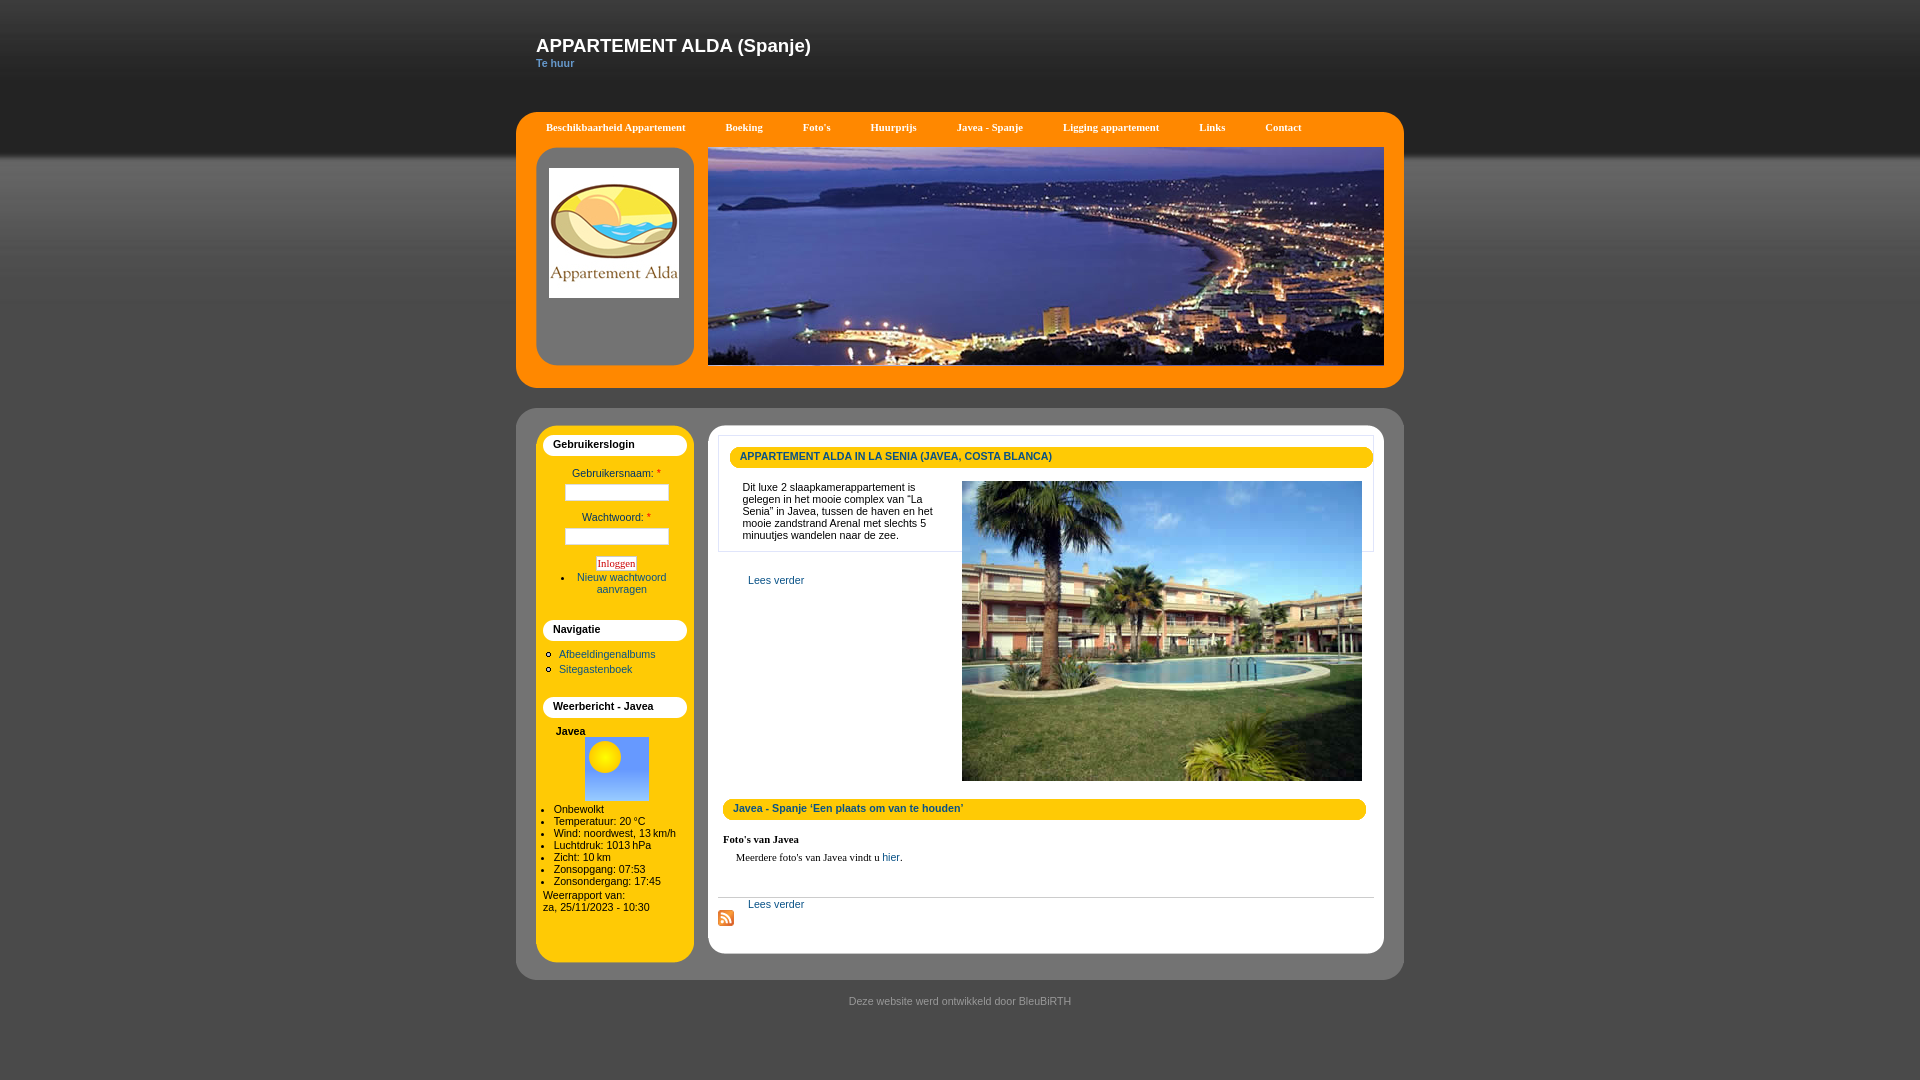 The image size is (1920, 1080). Describe the element at coordinates (1210, 127) in the screenshot. I see `'Links'` at that location.